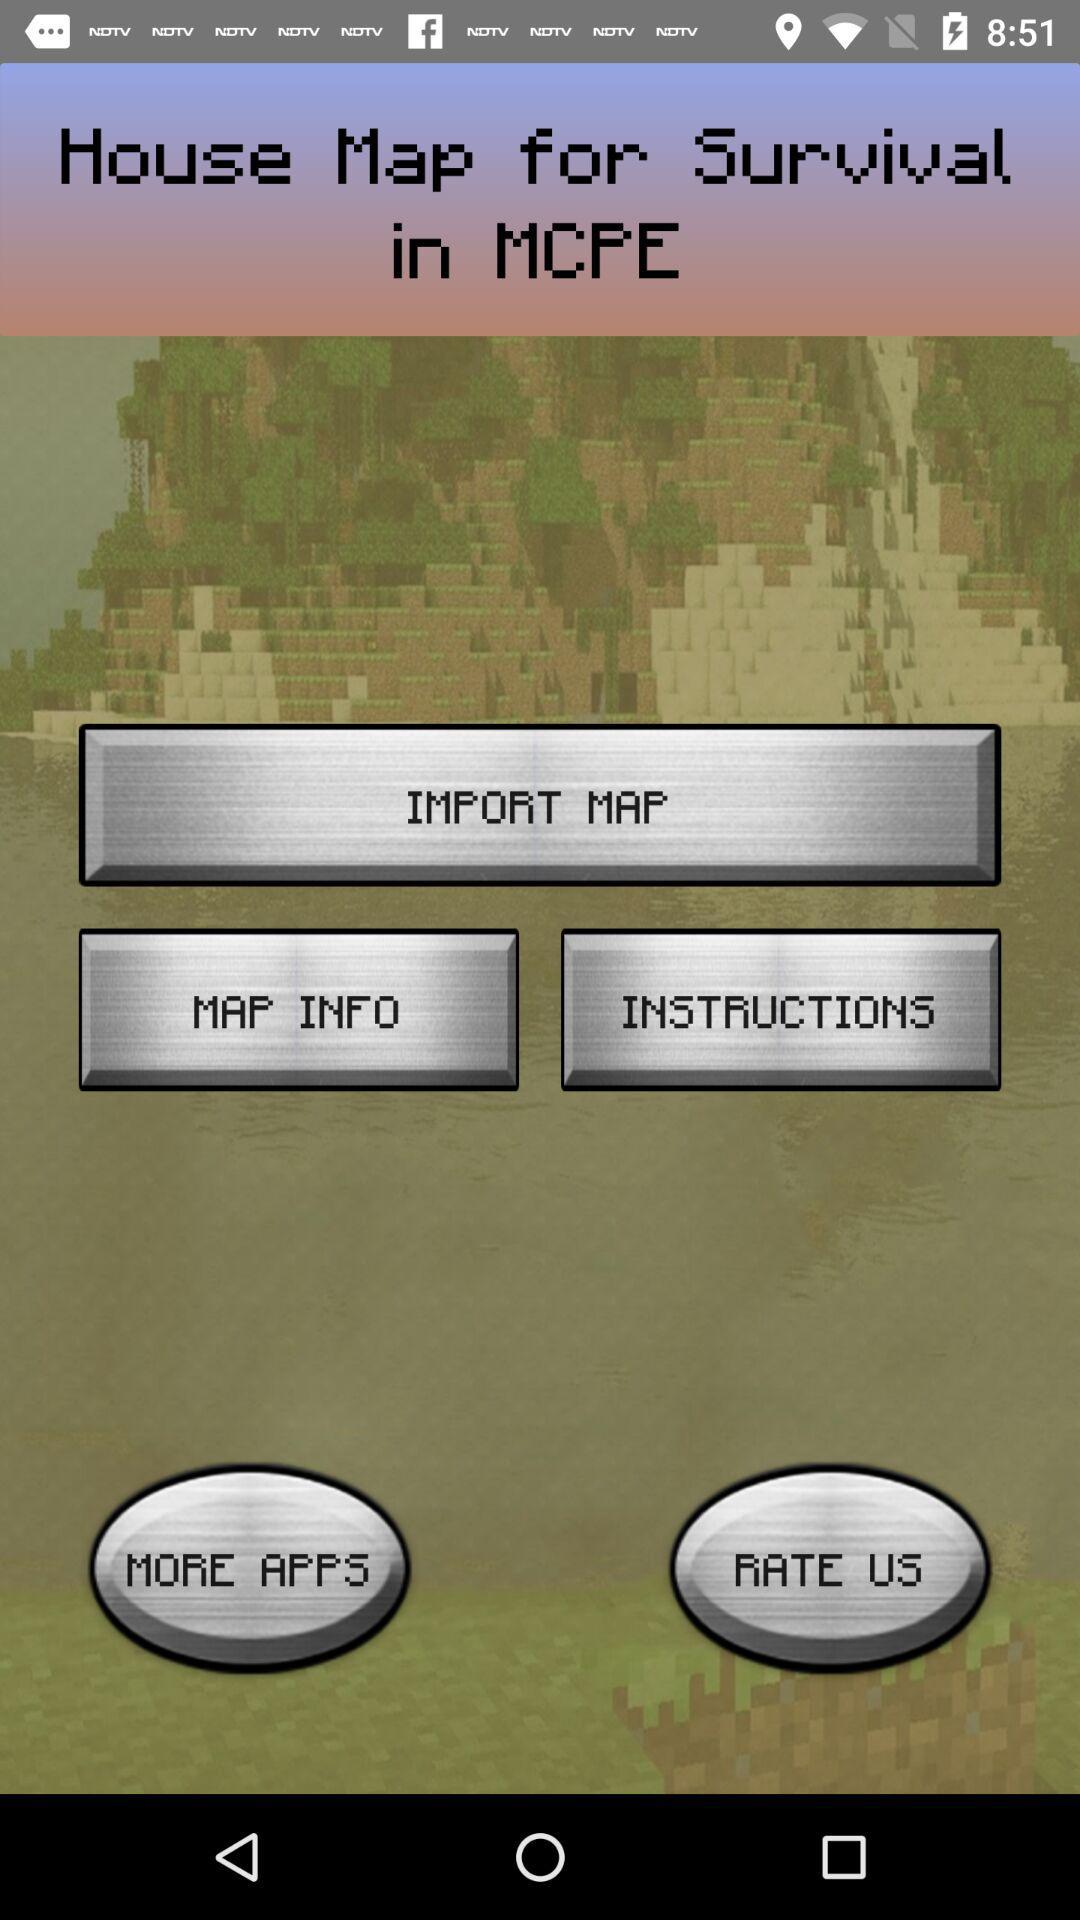  What do you see at coordinates (830, 1567) in the screenshot?
I see `the item next to the more apps icon` at bounding box center [830, 1567].